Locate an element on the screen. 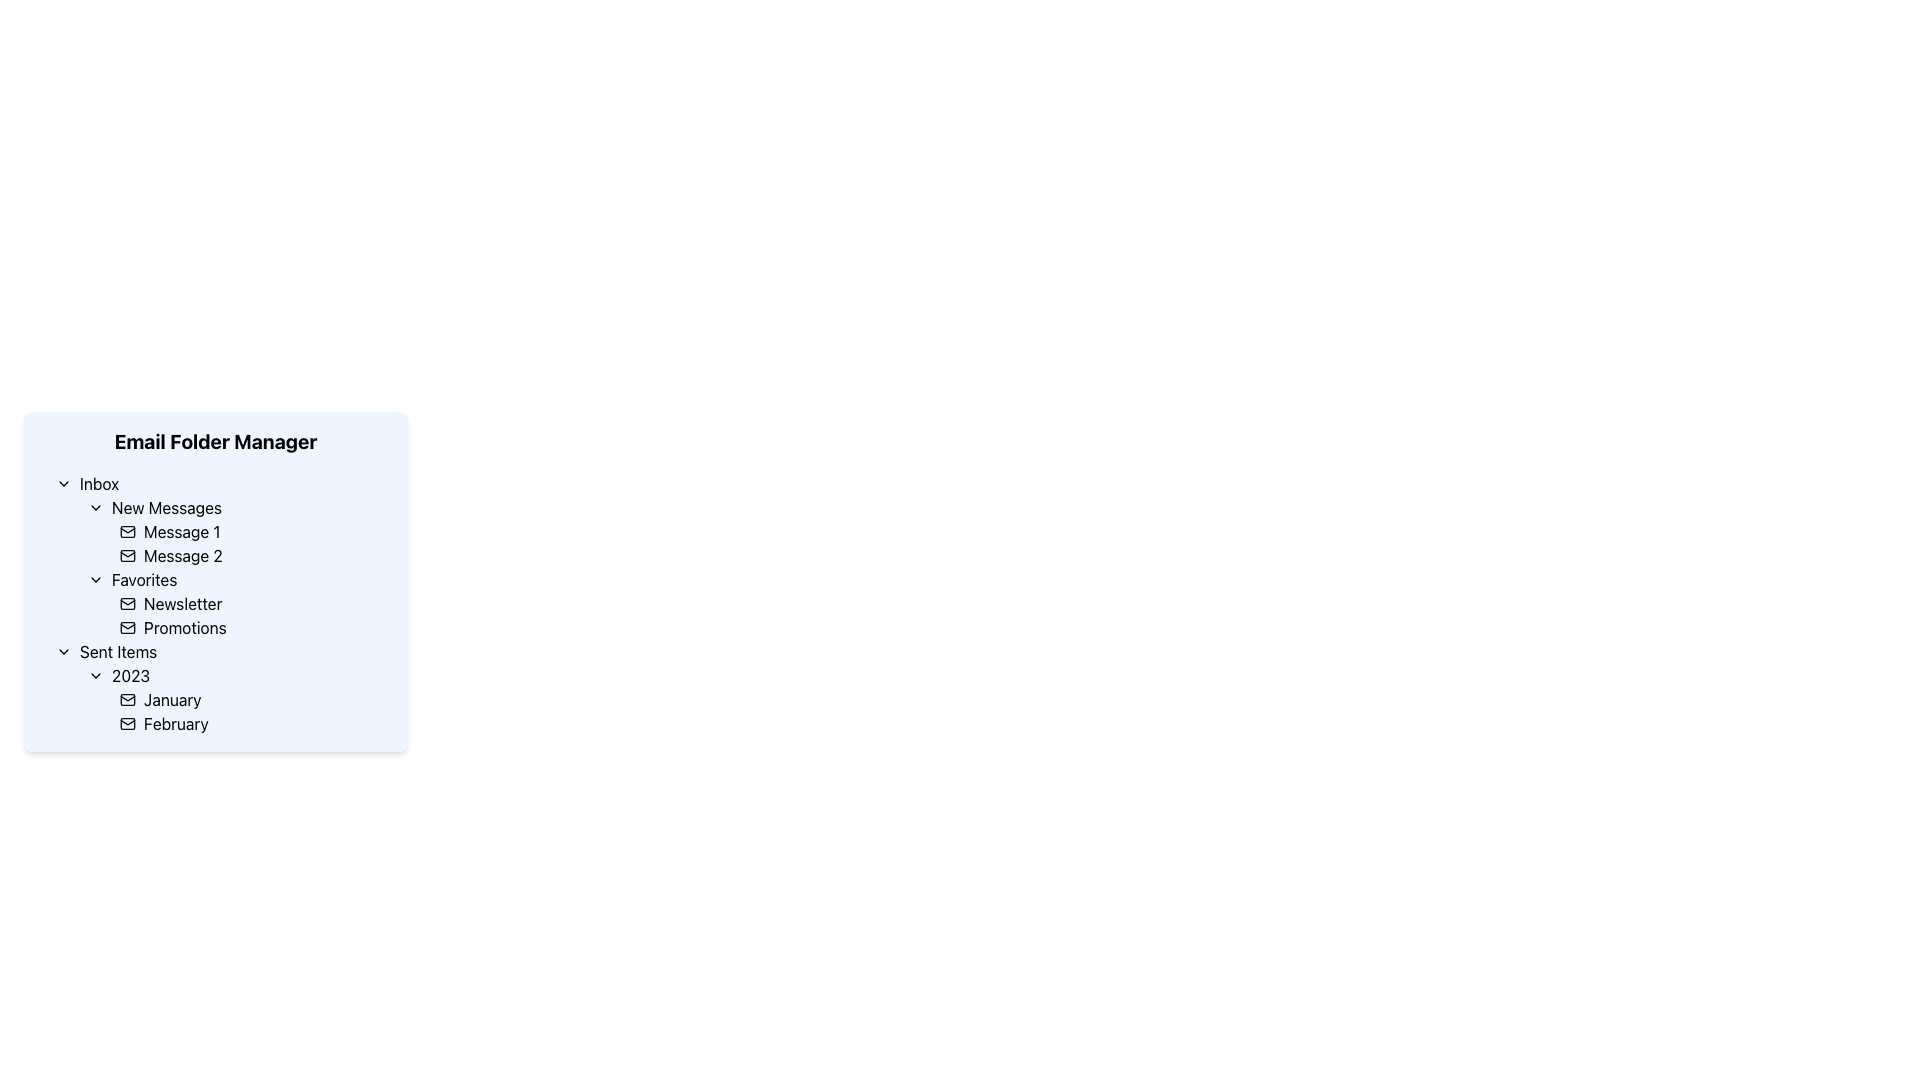 The width and height of the screenshot is (1920, 1080). the minimalist mail icon located in the 'Favorites' section, specifically to the left of the 'Newsletter' label is located at coordinates (127, 603).